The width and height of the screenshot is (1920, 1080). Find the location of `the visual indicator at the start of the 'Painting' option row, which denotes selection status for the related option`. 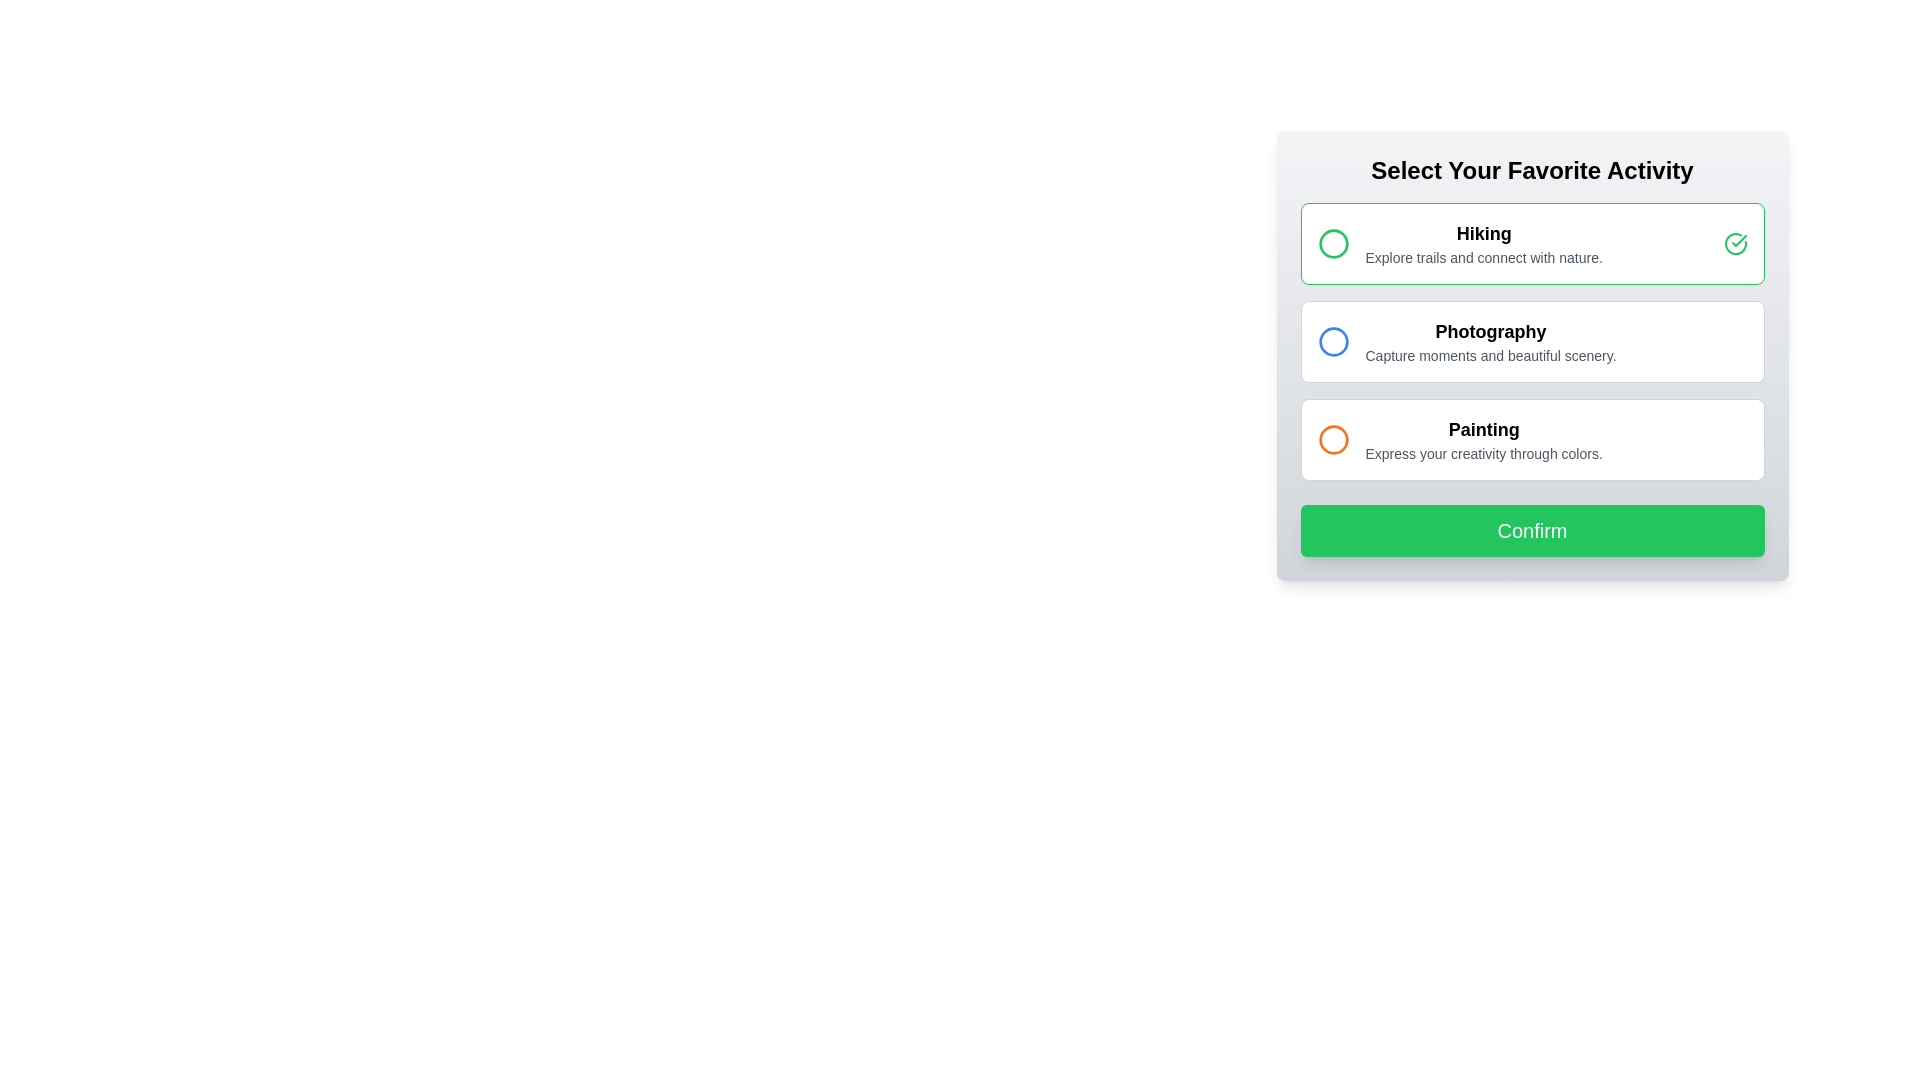

the visual indicator at the start of the 'Painting' option row, which denotes selection status for the related option is located at coordinates (1333, 438).